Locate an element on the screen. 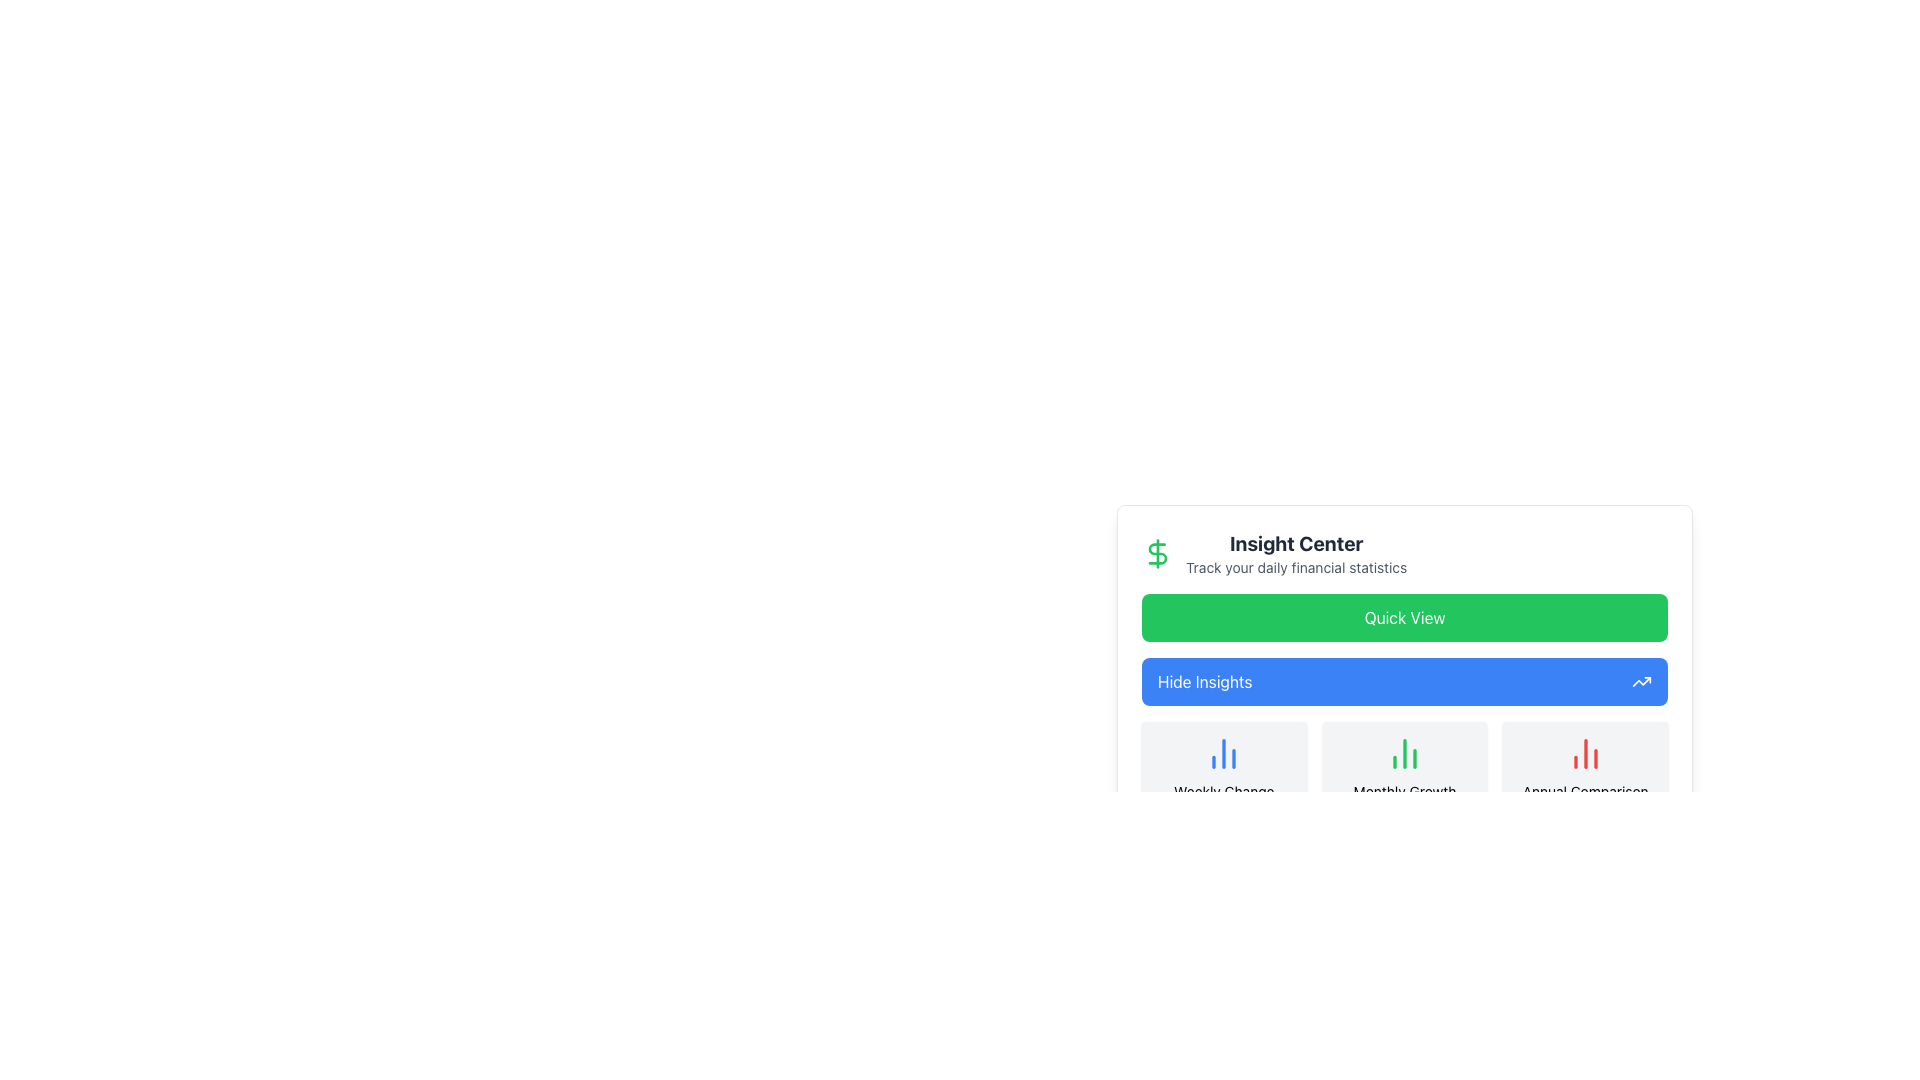  the Text Display element that shows 'Insight Center' and 'Track your daily financial statistics' for reading is located at coordinates (1296, 554).